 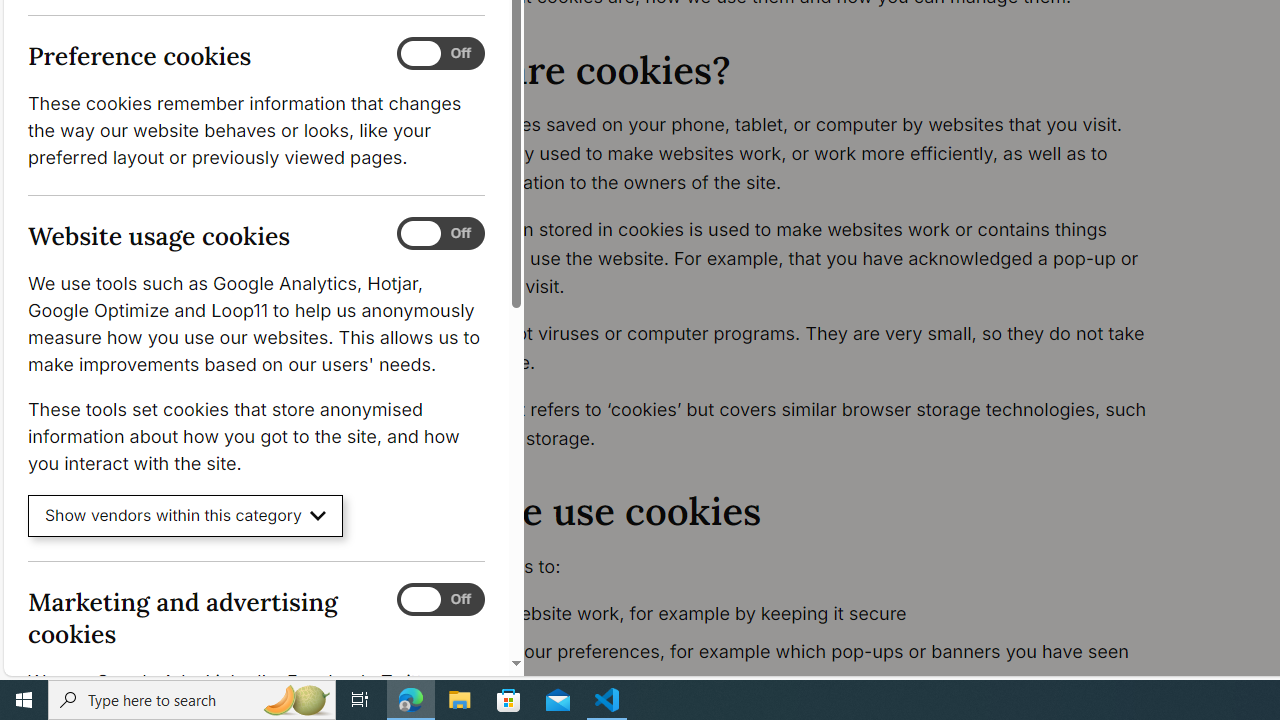 I want to click on 'Show vendors within this category', so click(x=185, y=515).